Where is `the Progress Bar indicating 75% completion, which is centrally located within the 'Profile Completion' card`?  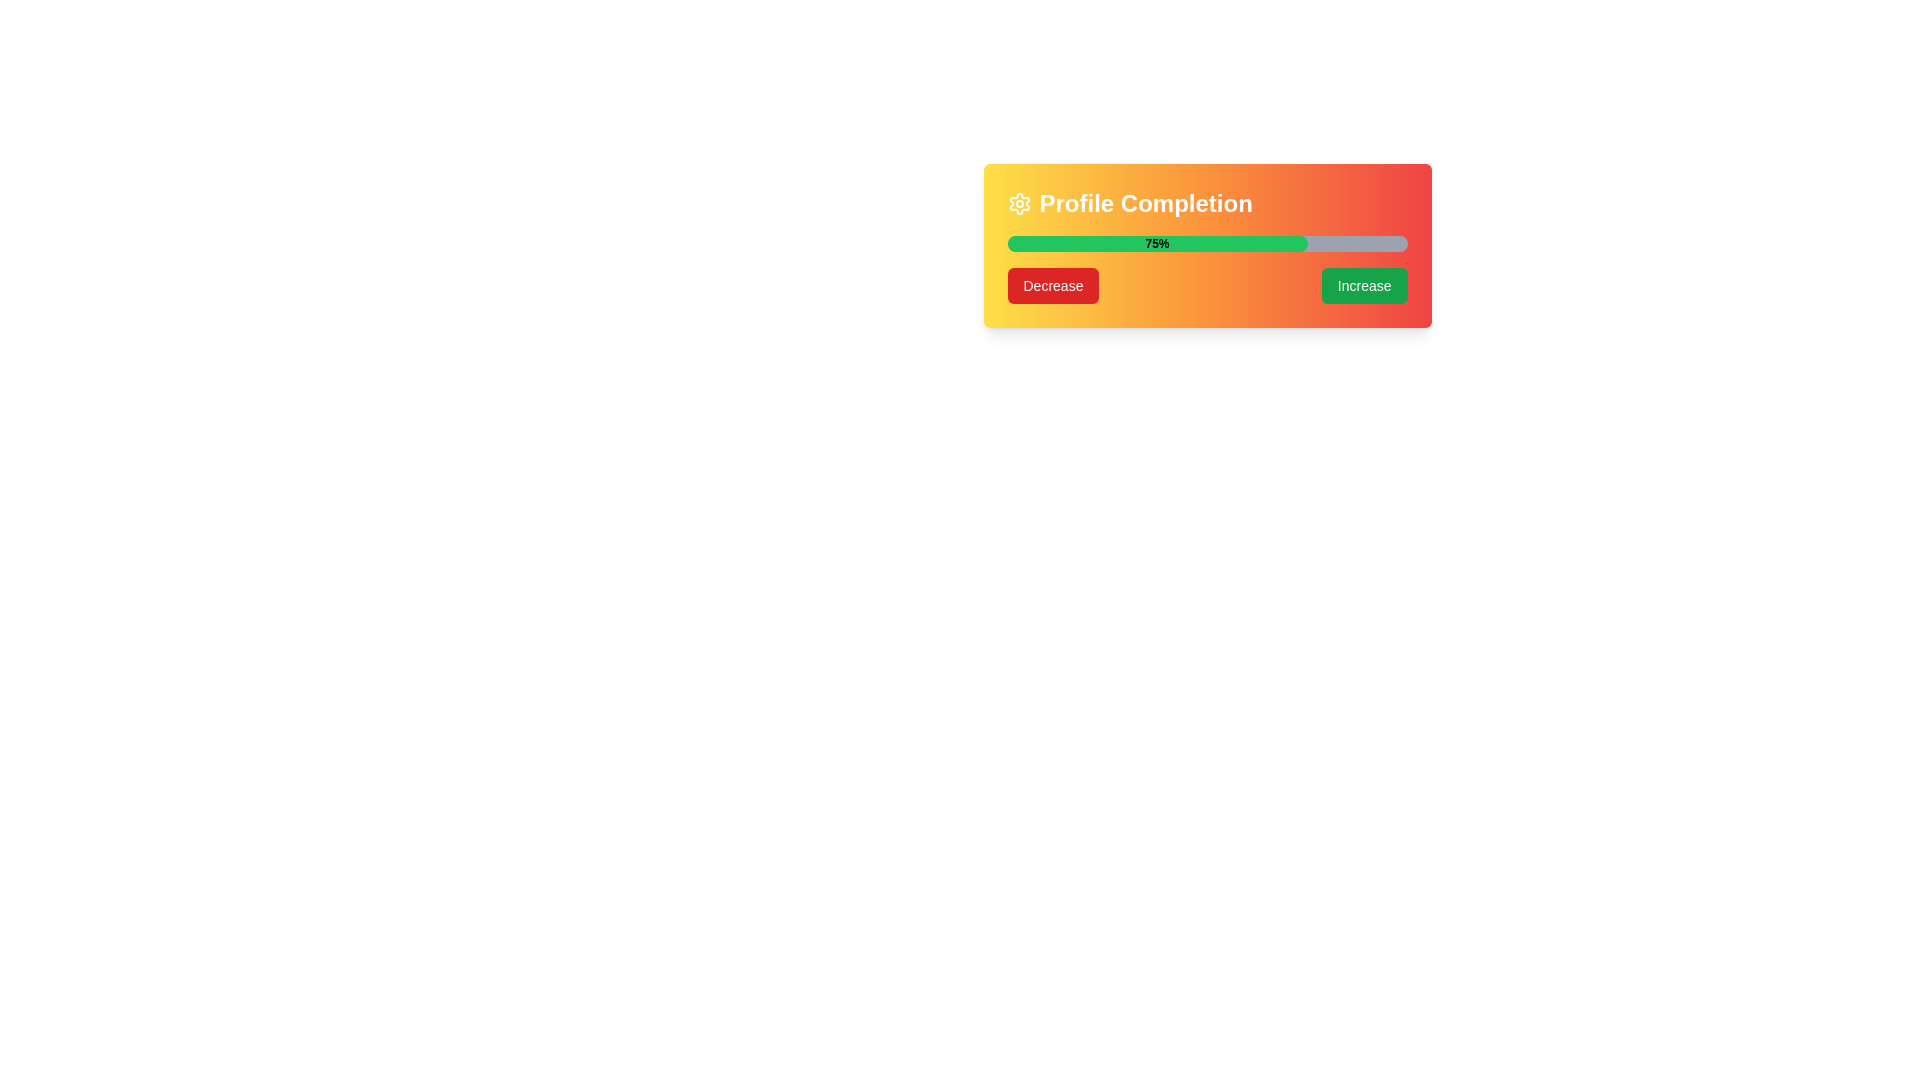 the Progress Bar indicating 75% completion, which is centrally located within the 'Profile Completion' card is located at coordinates (1206, 242).